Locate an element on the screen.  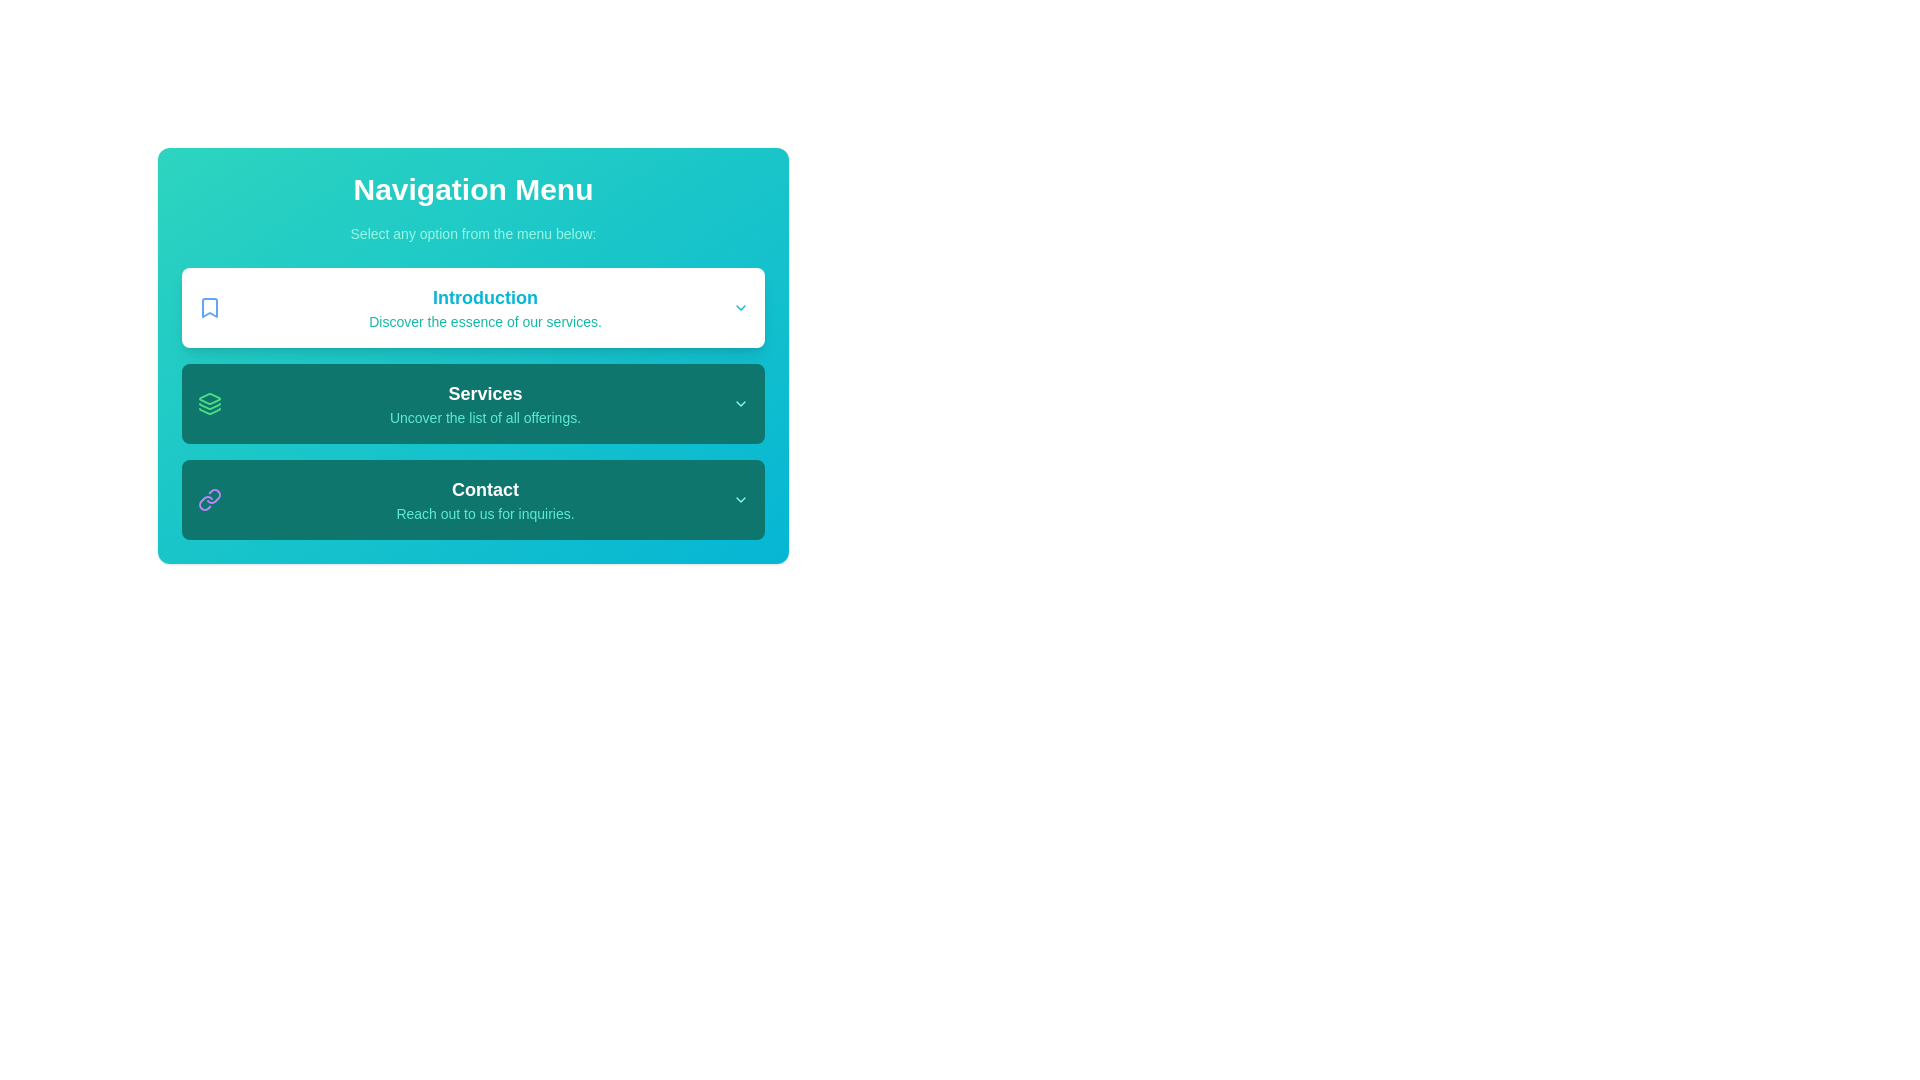
the static informational text that provides guidance to the user, indicating they should choose an option from the menu listed below, situated below the heading 'Navigation Menu' and above a list of interactive options is located at coordinates (472, 233).